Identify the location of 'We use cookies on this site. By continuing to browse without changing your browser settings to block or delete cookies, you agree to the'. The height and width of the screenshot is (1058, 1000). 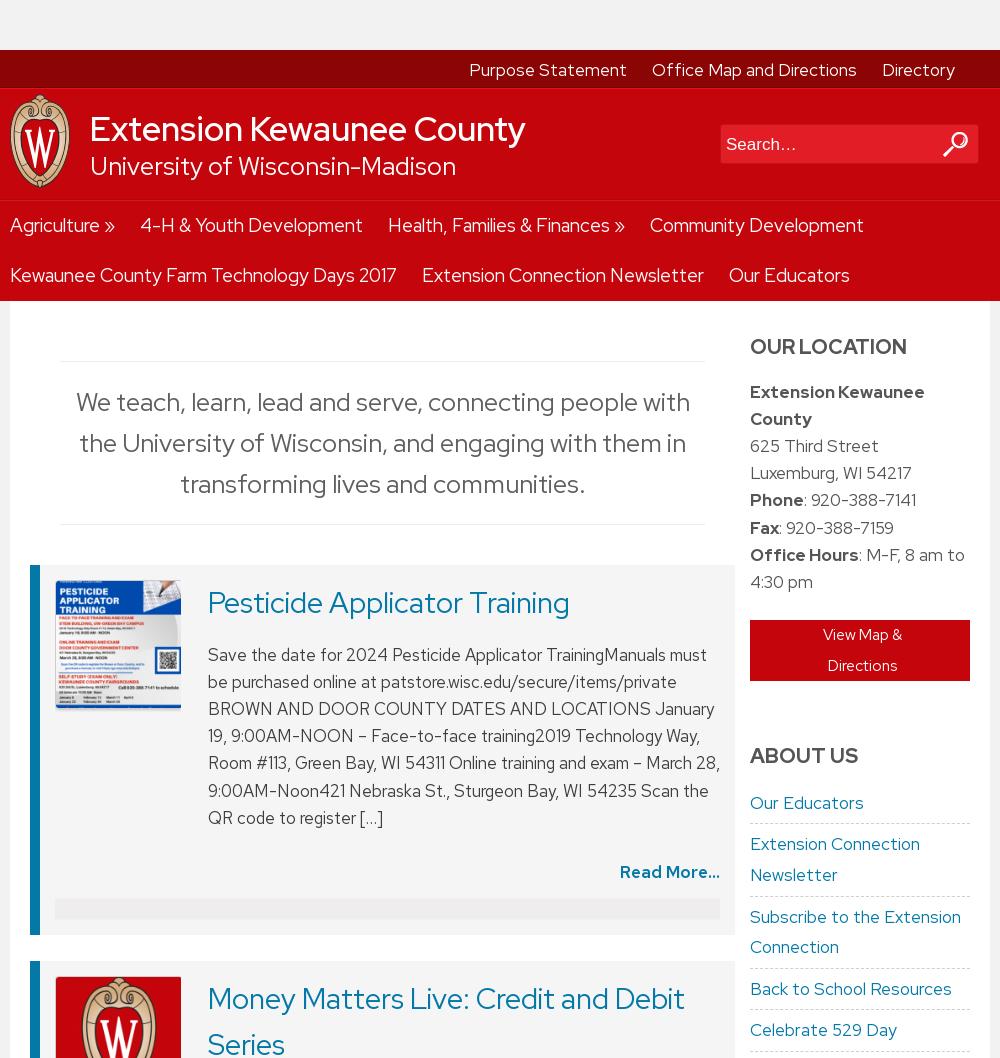
(32, 913).